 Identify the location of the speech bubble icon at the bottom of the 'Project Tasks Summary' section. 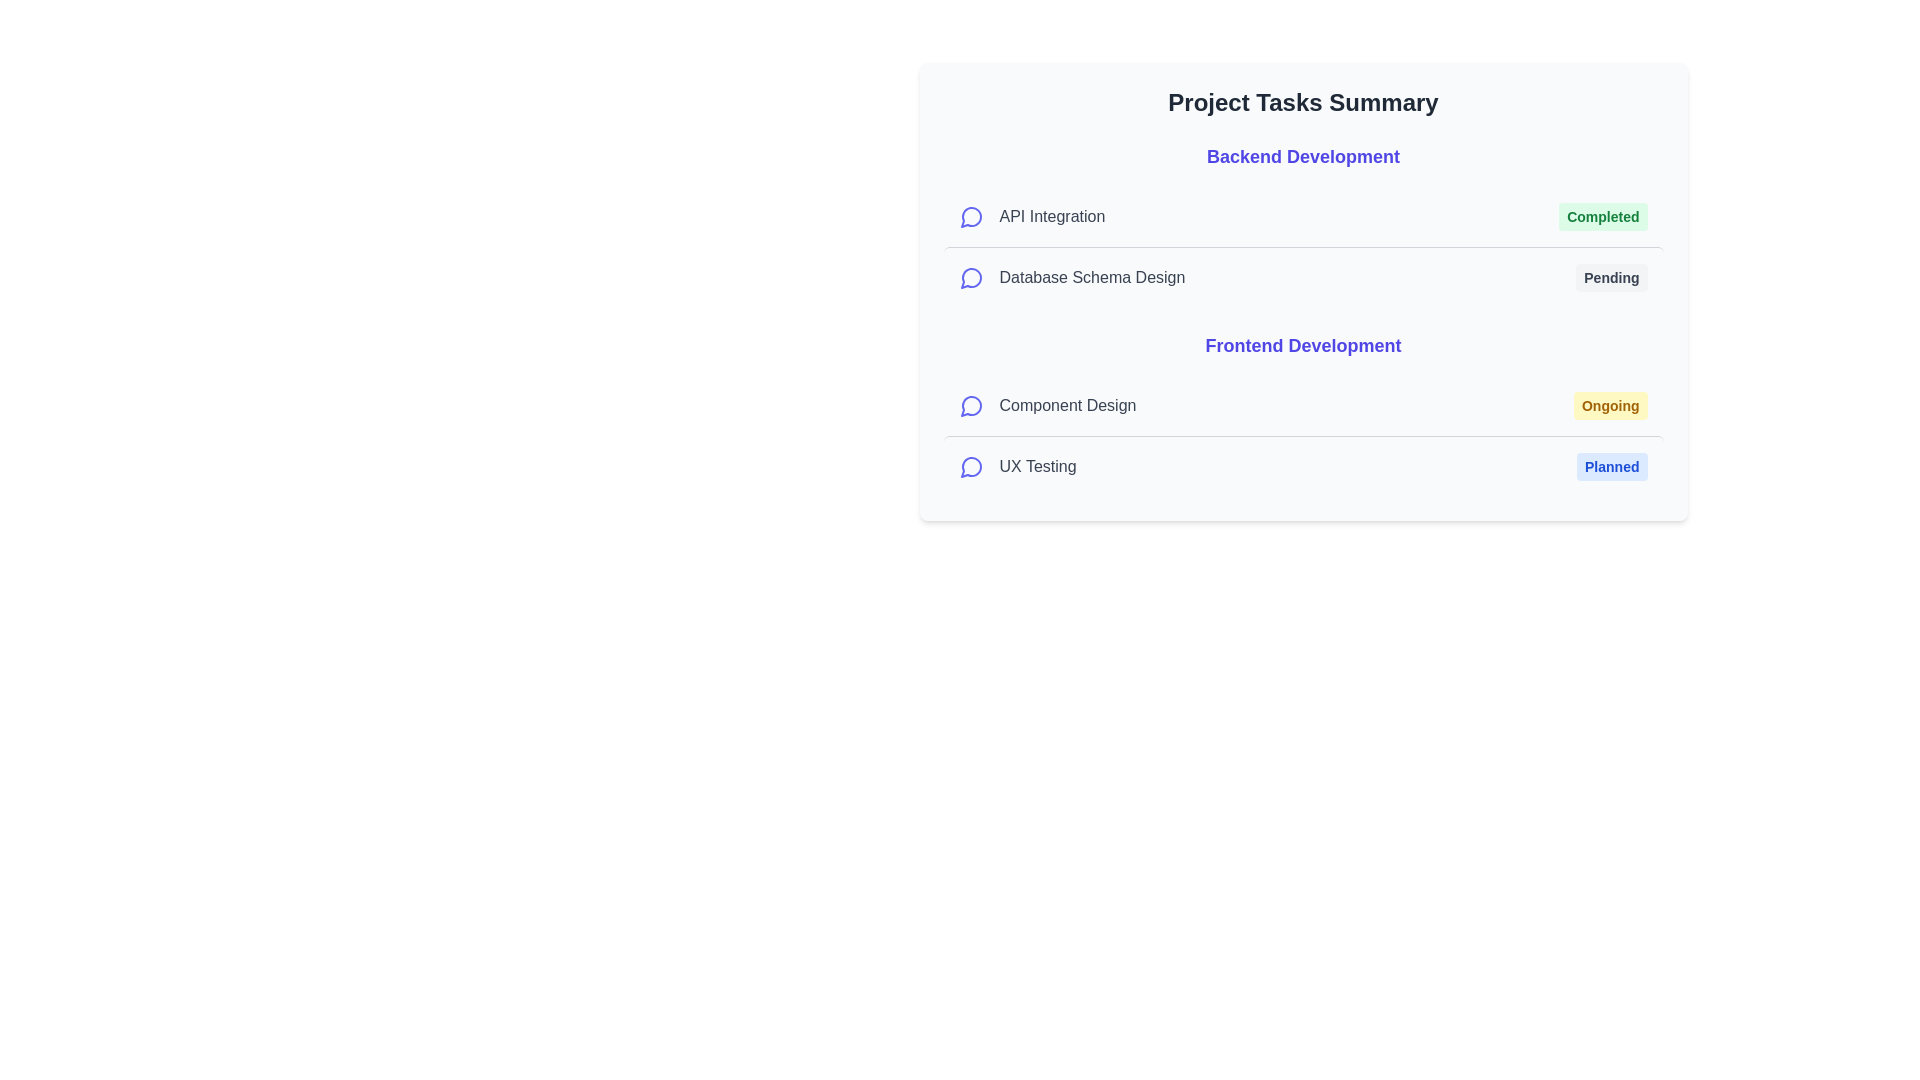
(970, 467).